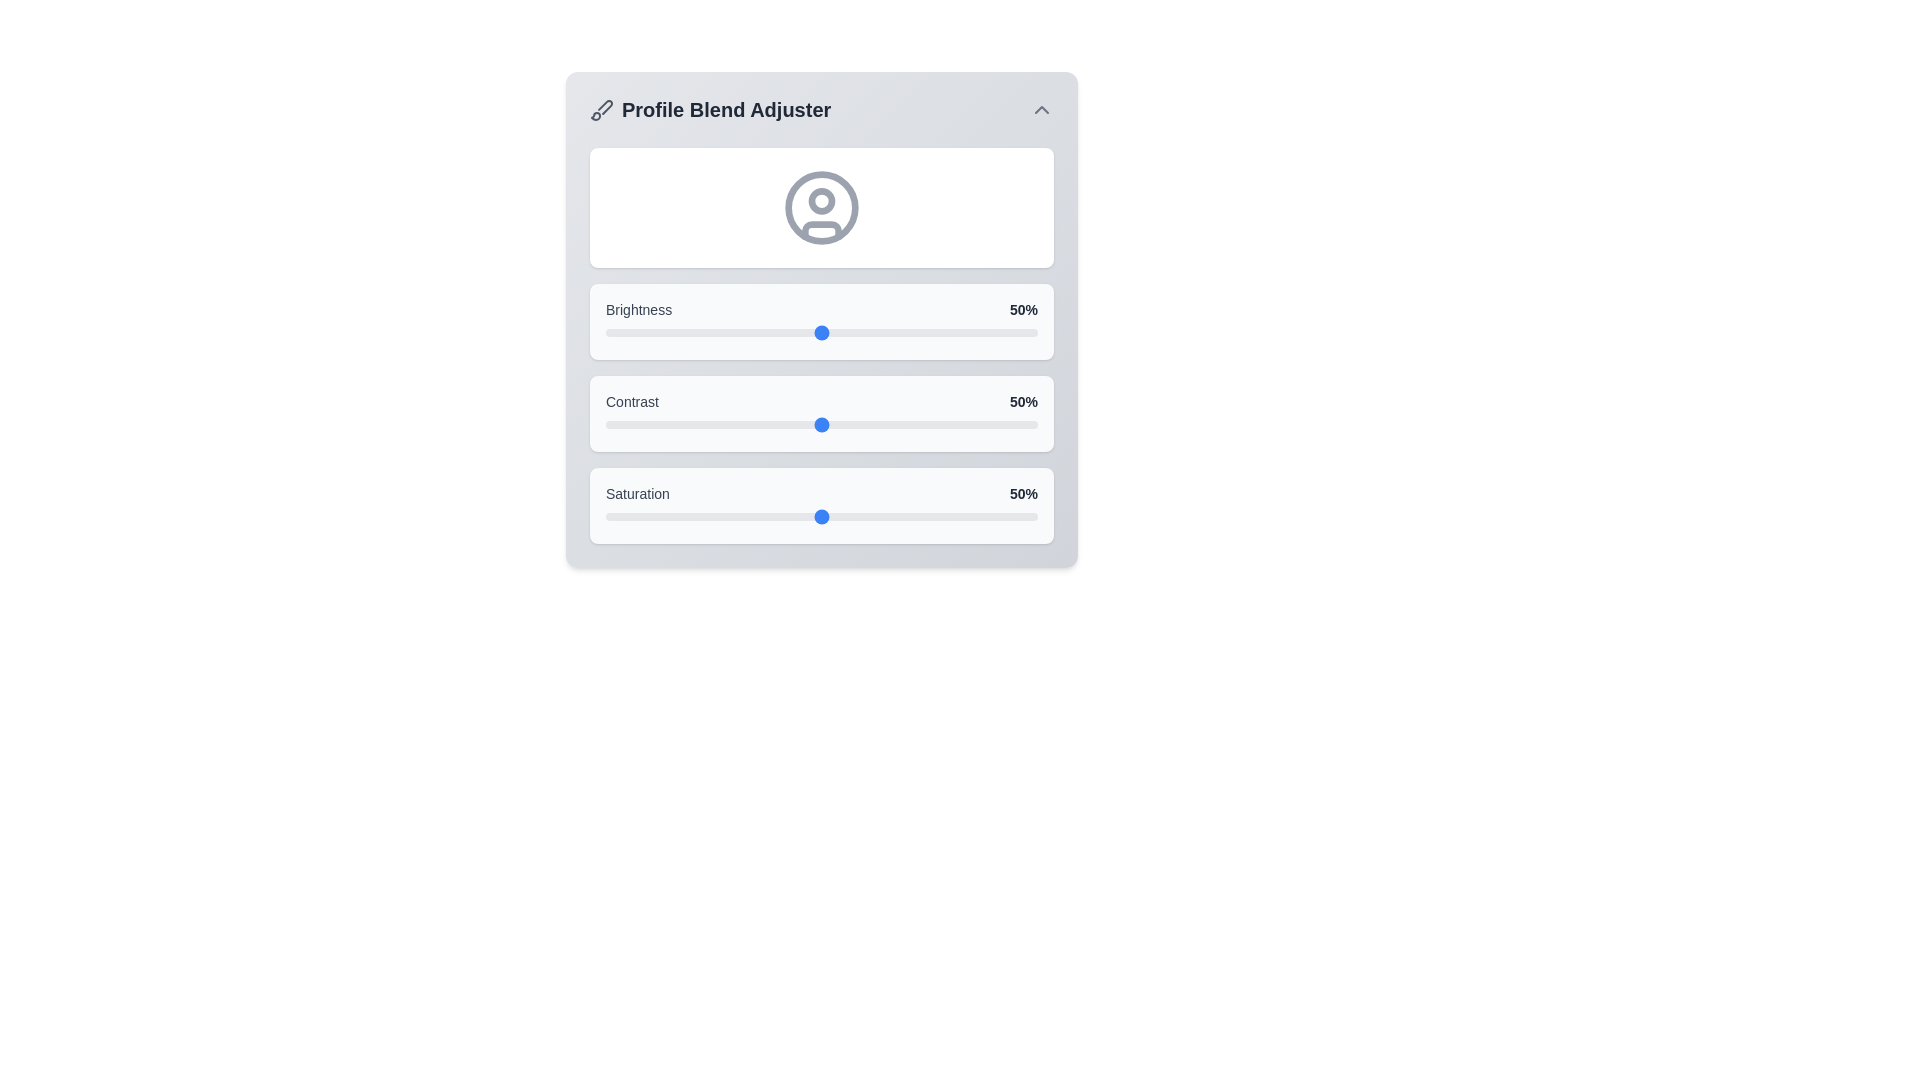  Describe the element at coordinates (843, 423) in the screenshot. I see `contrast` at that location.